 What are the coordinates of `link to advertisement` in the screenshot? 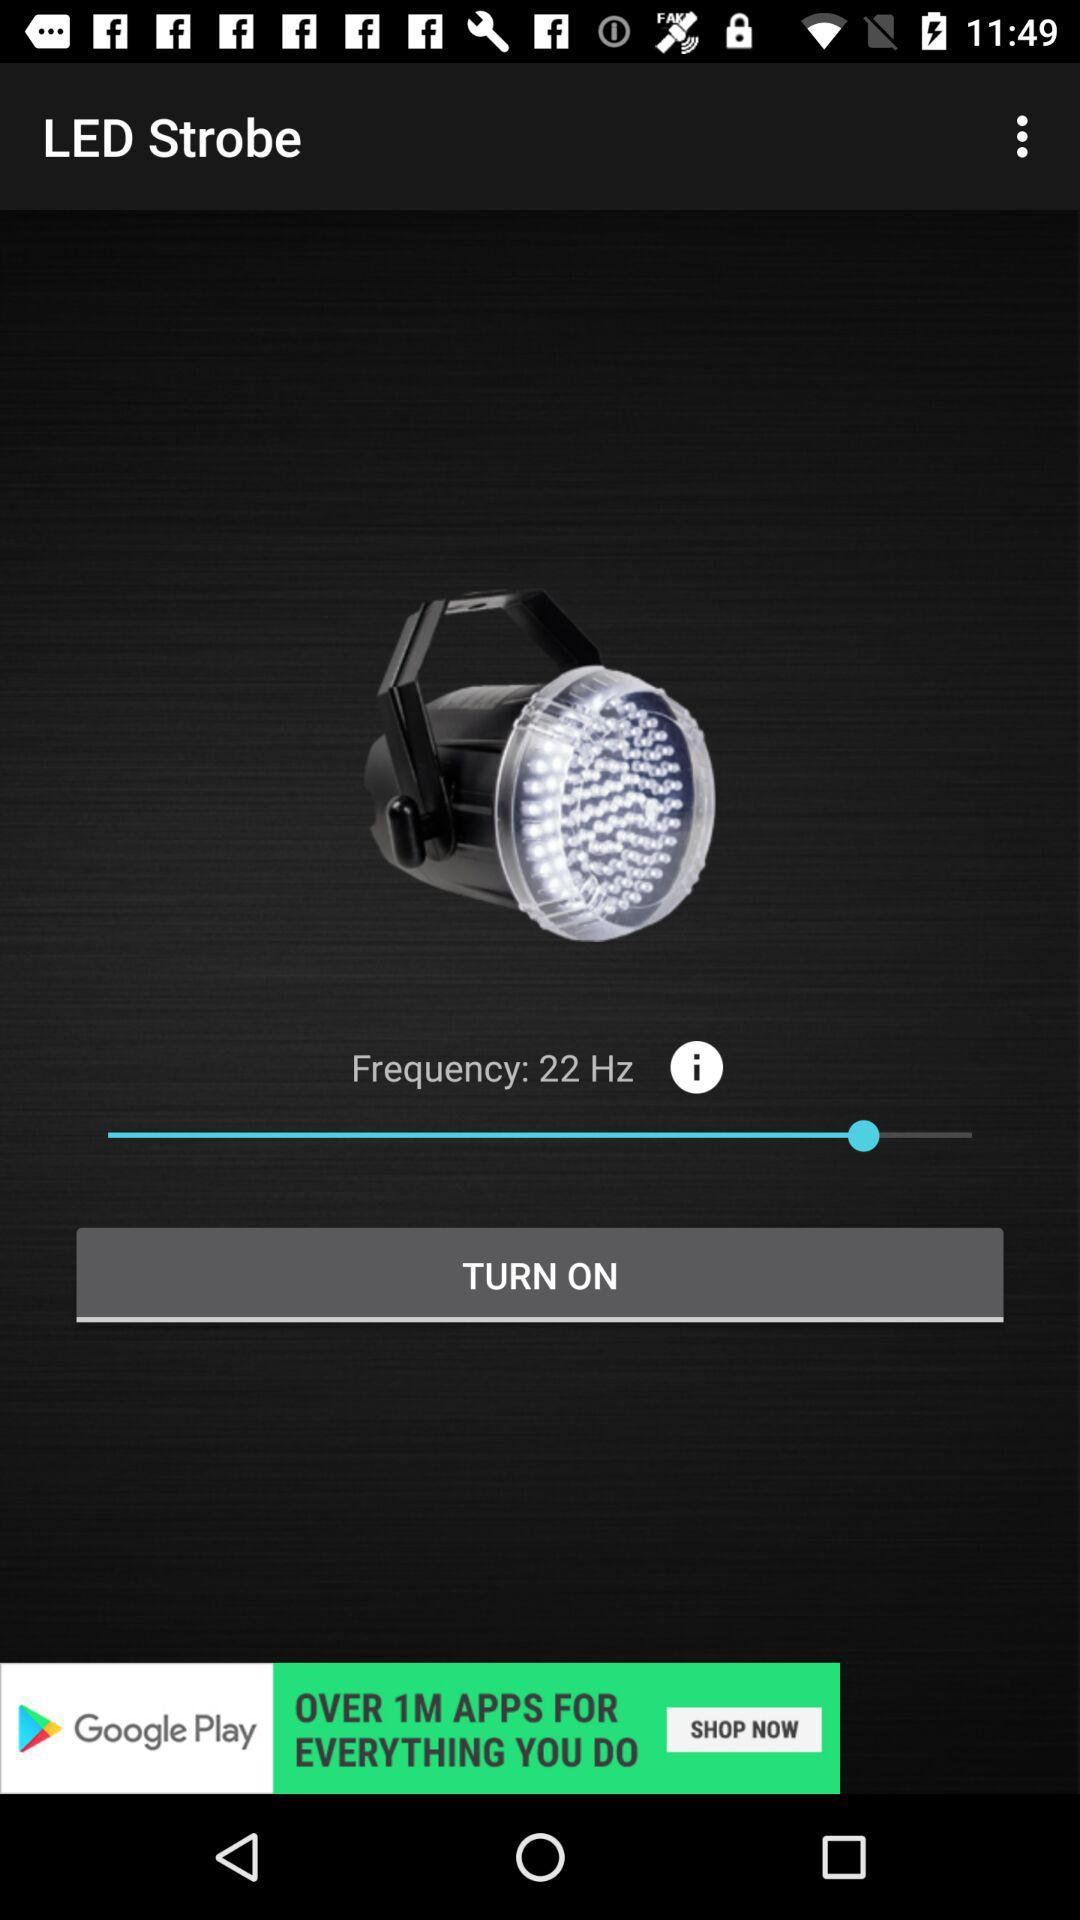 It's located at (540, 1727).